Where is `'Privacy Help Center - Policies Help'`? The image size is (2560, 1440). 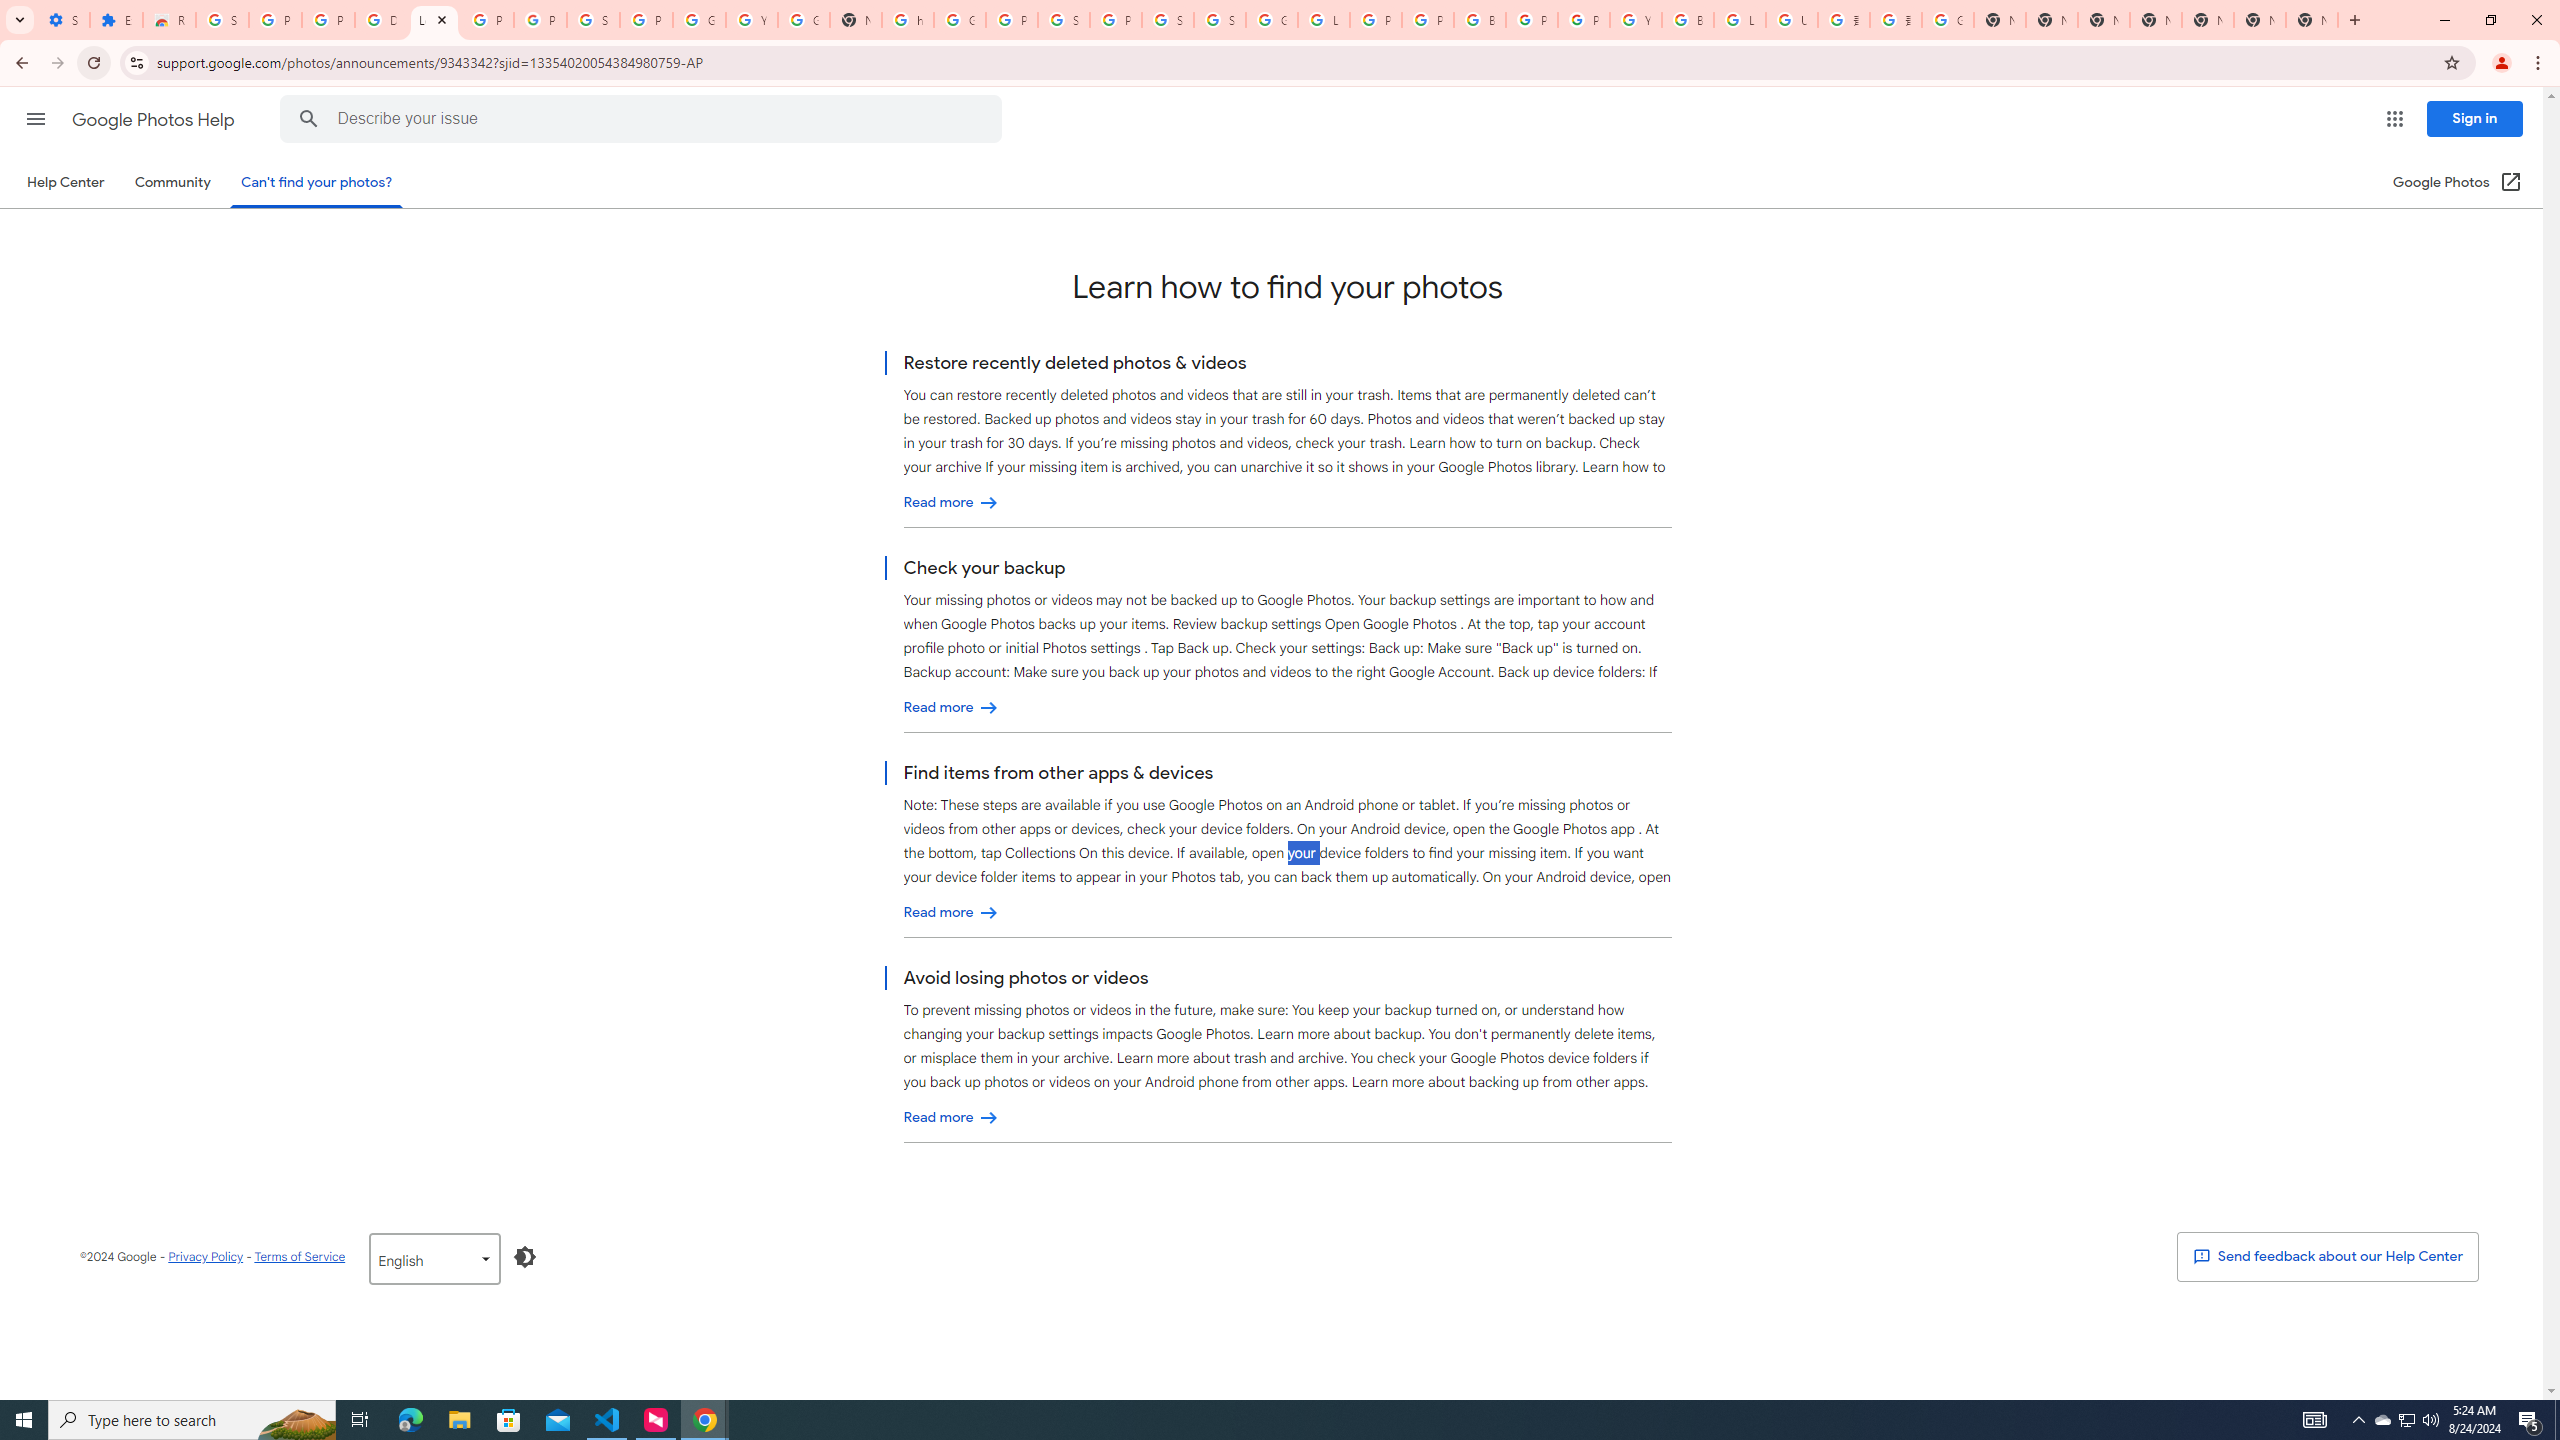 'Privacy Help Center - Policies Help' is located at coordinates (1426, 19).